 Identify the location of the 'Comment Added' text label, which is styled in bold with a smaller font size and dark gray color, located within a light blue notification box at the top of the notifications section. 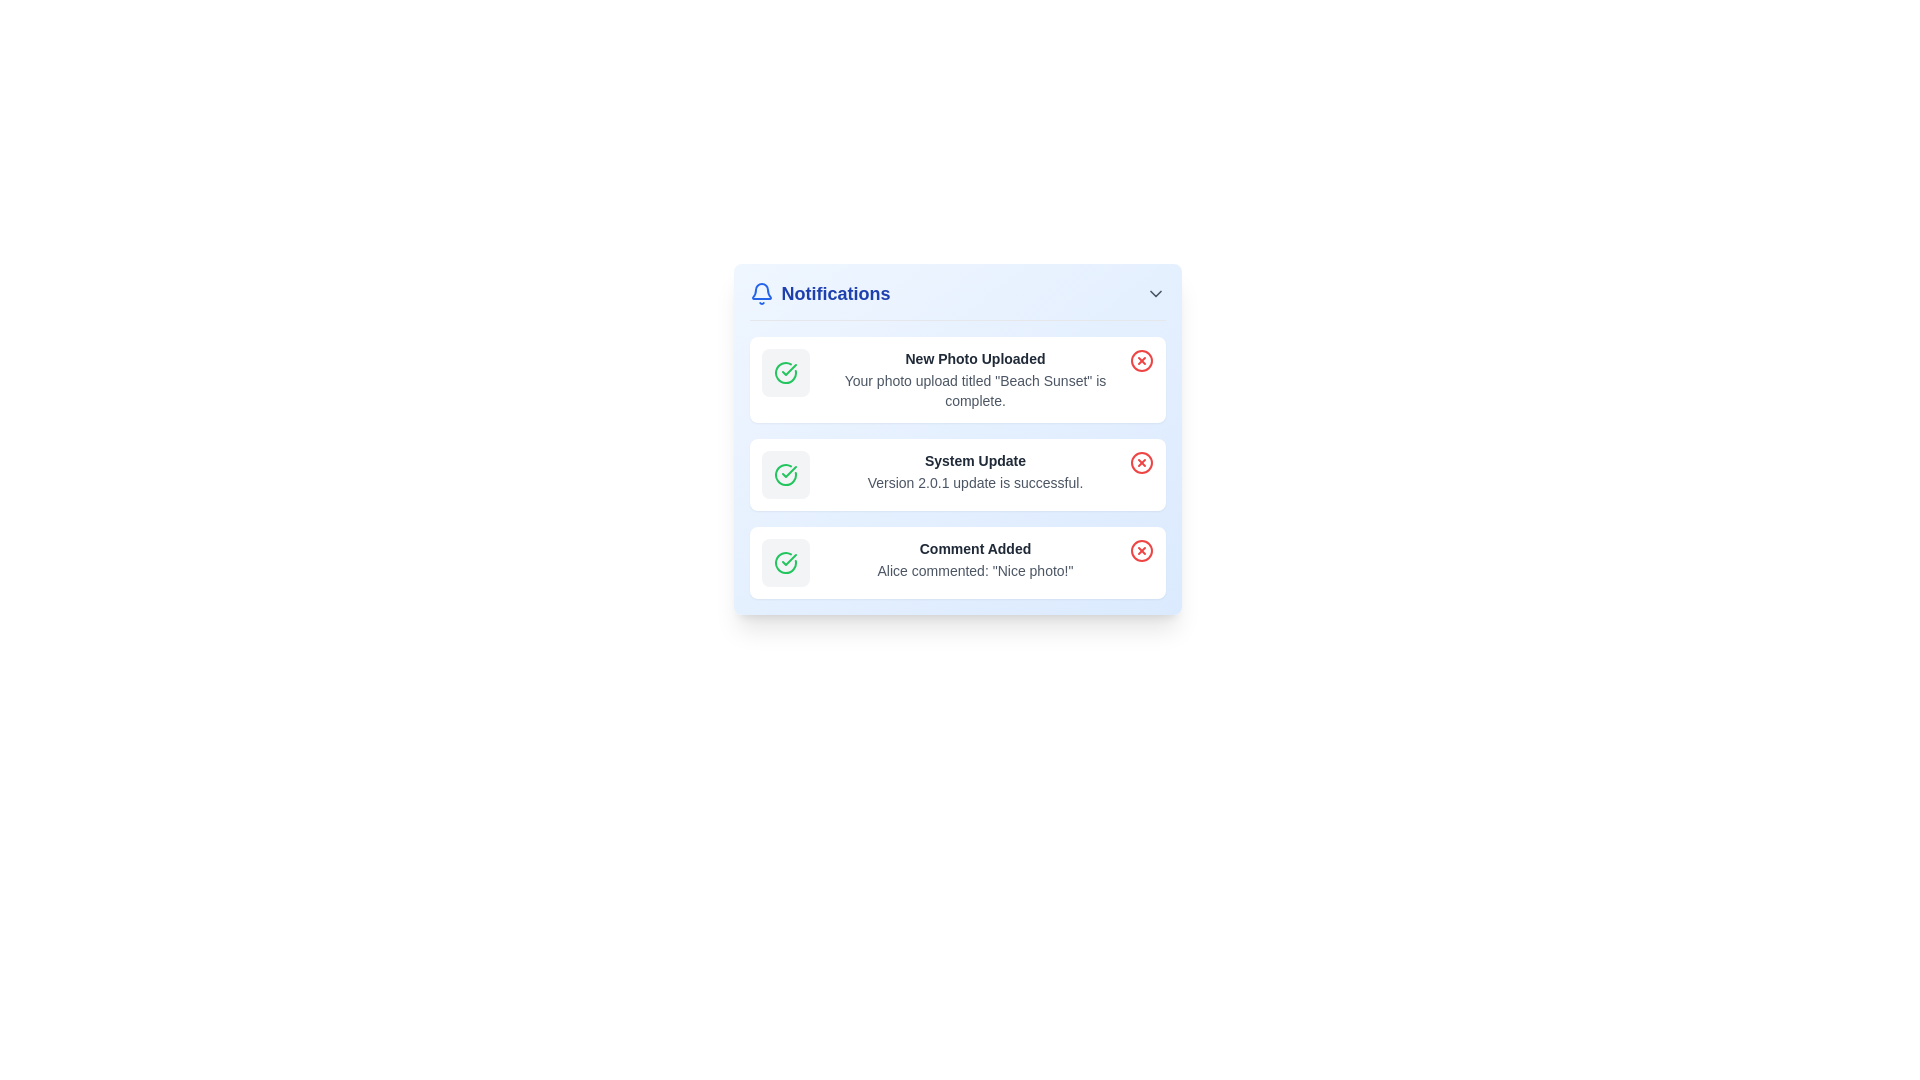
(975, 548).